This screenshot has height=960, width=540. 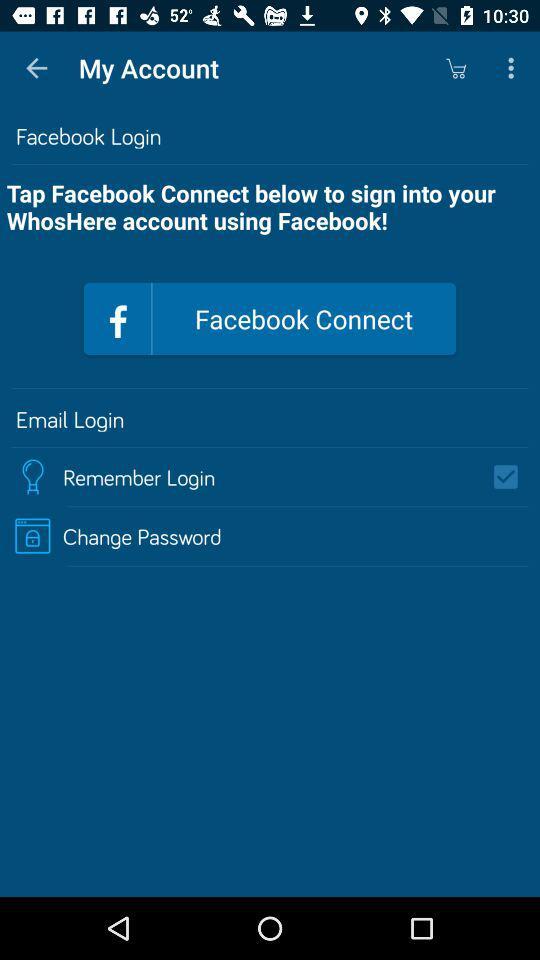 What do you see at coordinates (512, 477) in the screenshot?
I see `session reminder box` at bounding box center [512, 477].